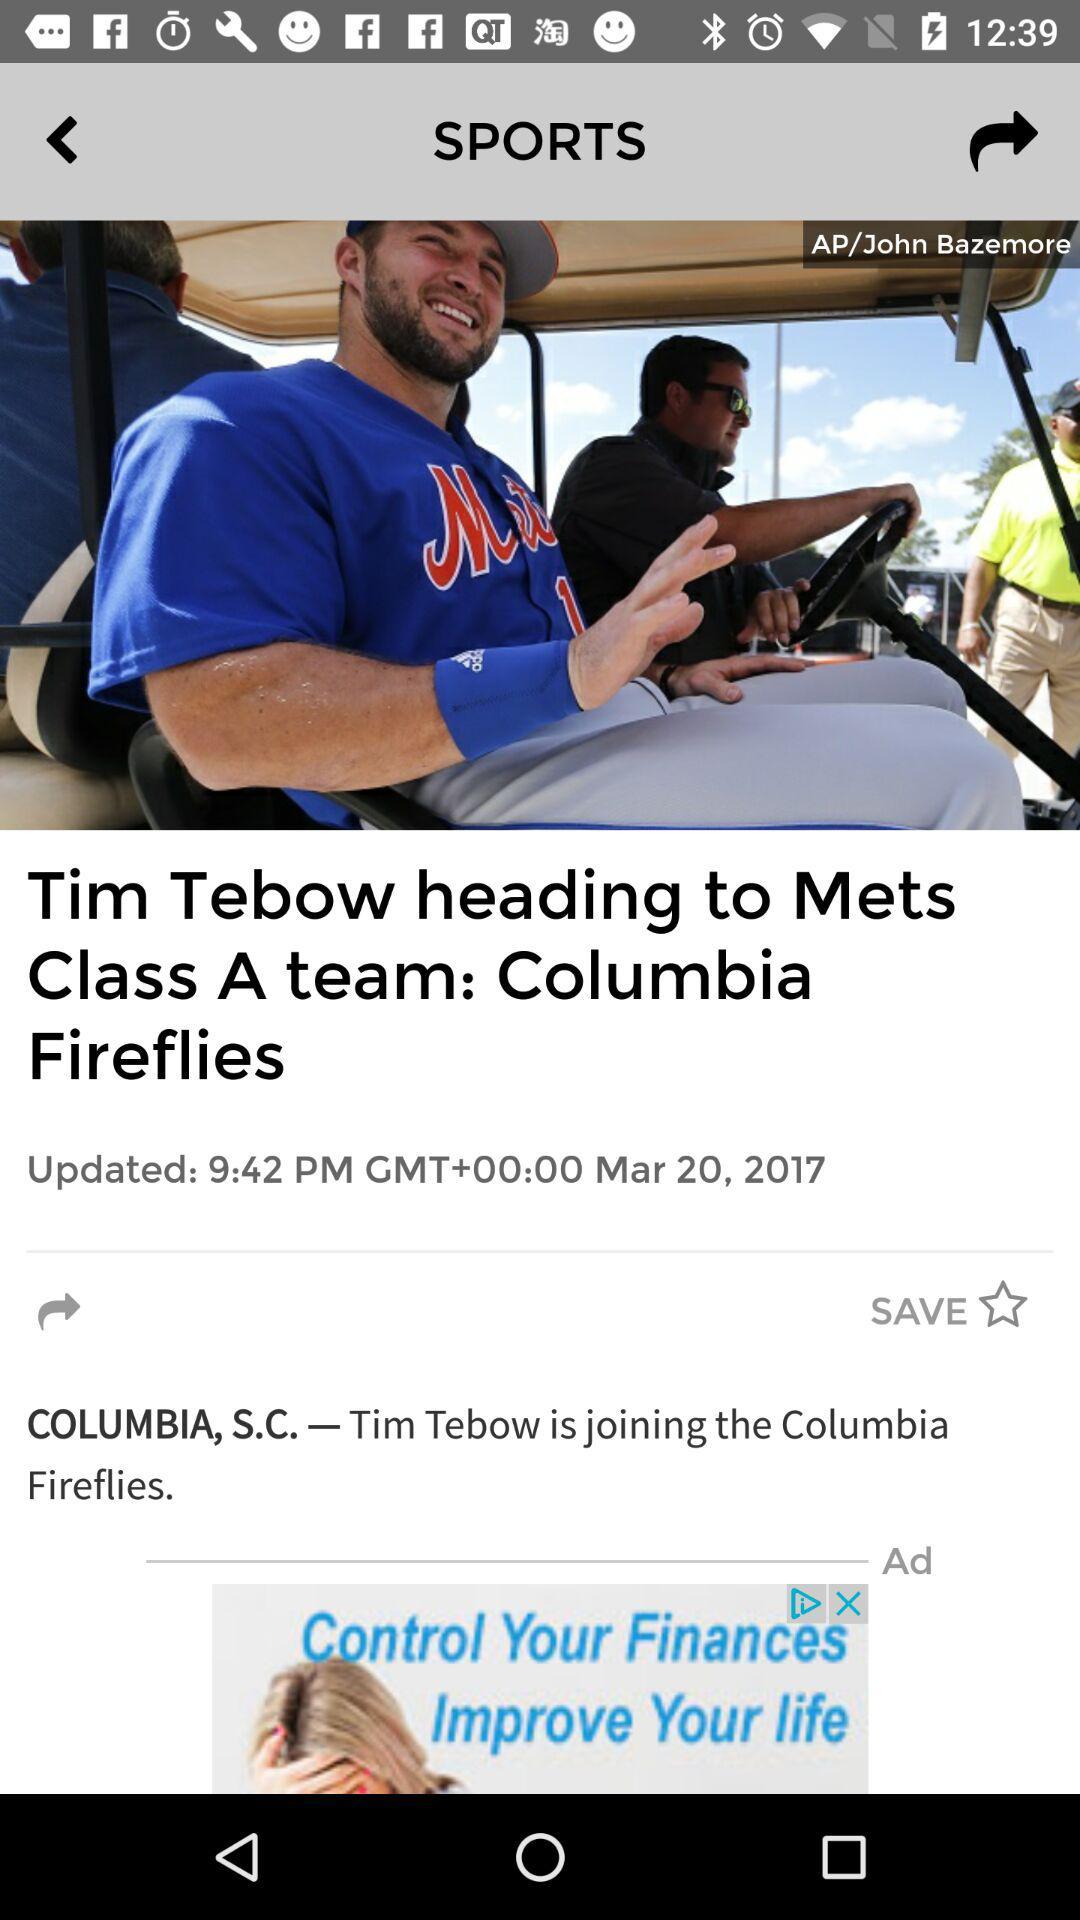 This screenshot has width=1080, height=1920. Describe the element at coordinates (63, 1313) in the screenshot. I see `icon which is left to save` at that location.